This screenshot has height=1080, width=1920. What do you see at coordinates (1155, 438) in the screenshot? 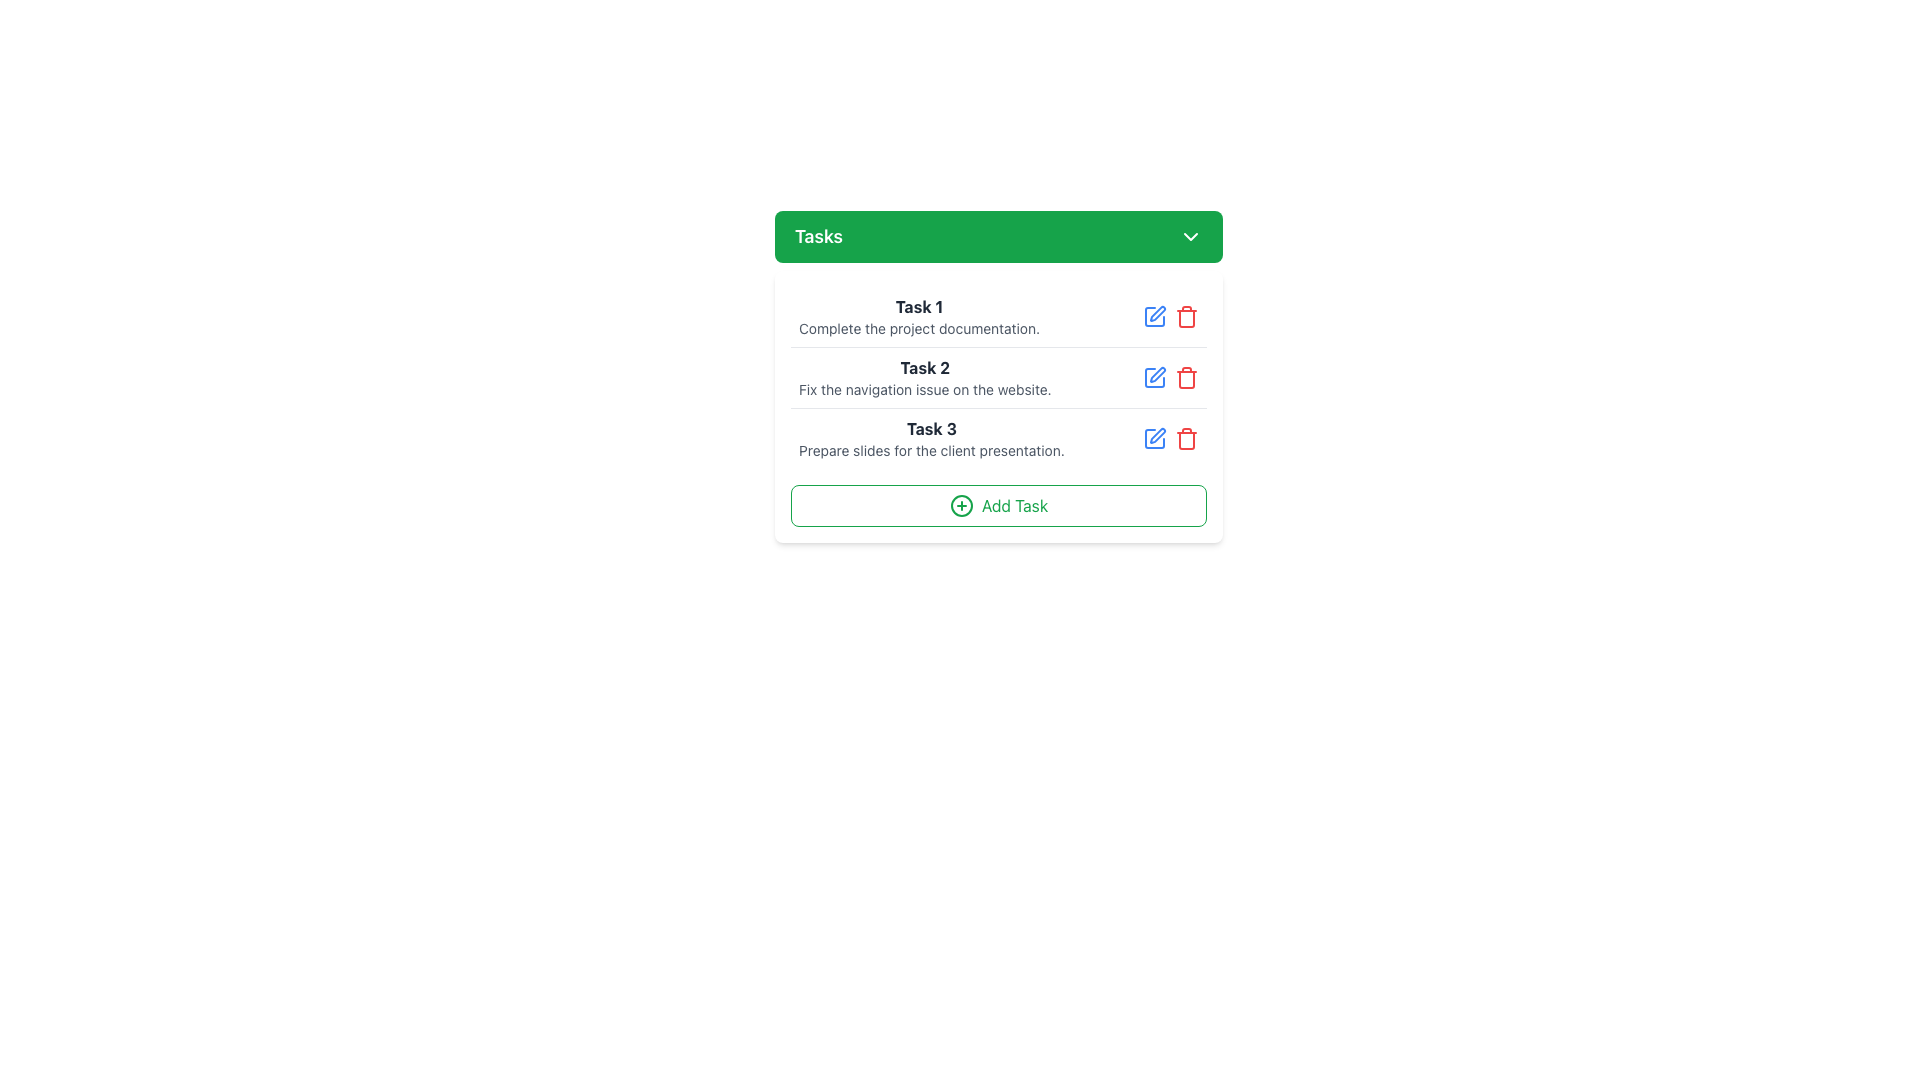
I see `the blue pen icon button in the 'Tasks' interface` at bounding box center [1155, 438].